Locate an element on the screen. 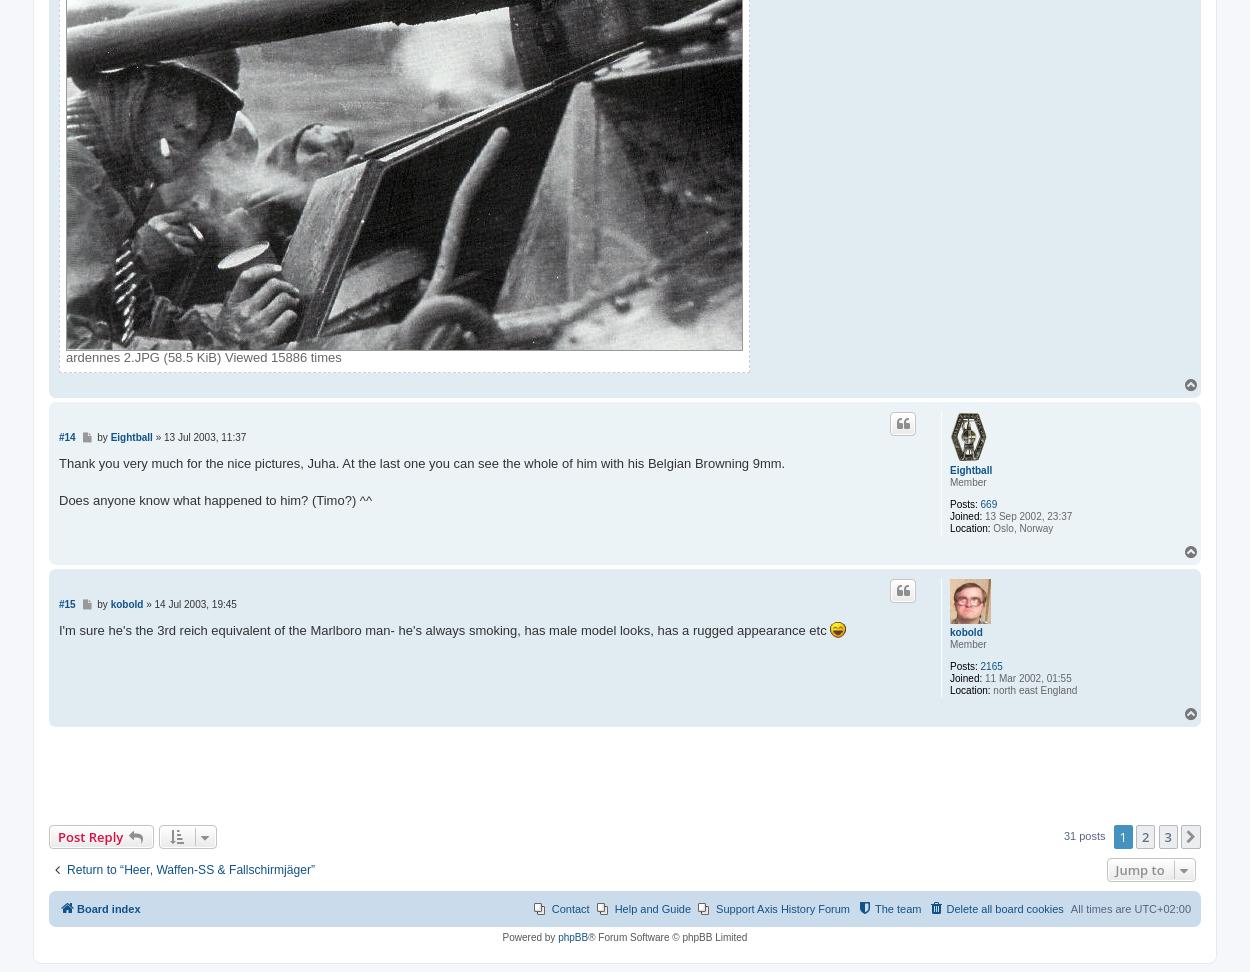  'Post Reply' is located at coordinates (89, 835).